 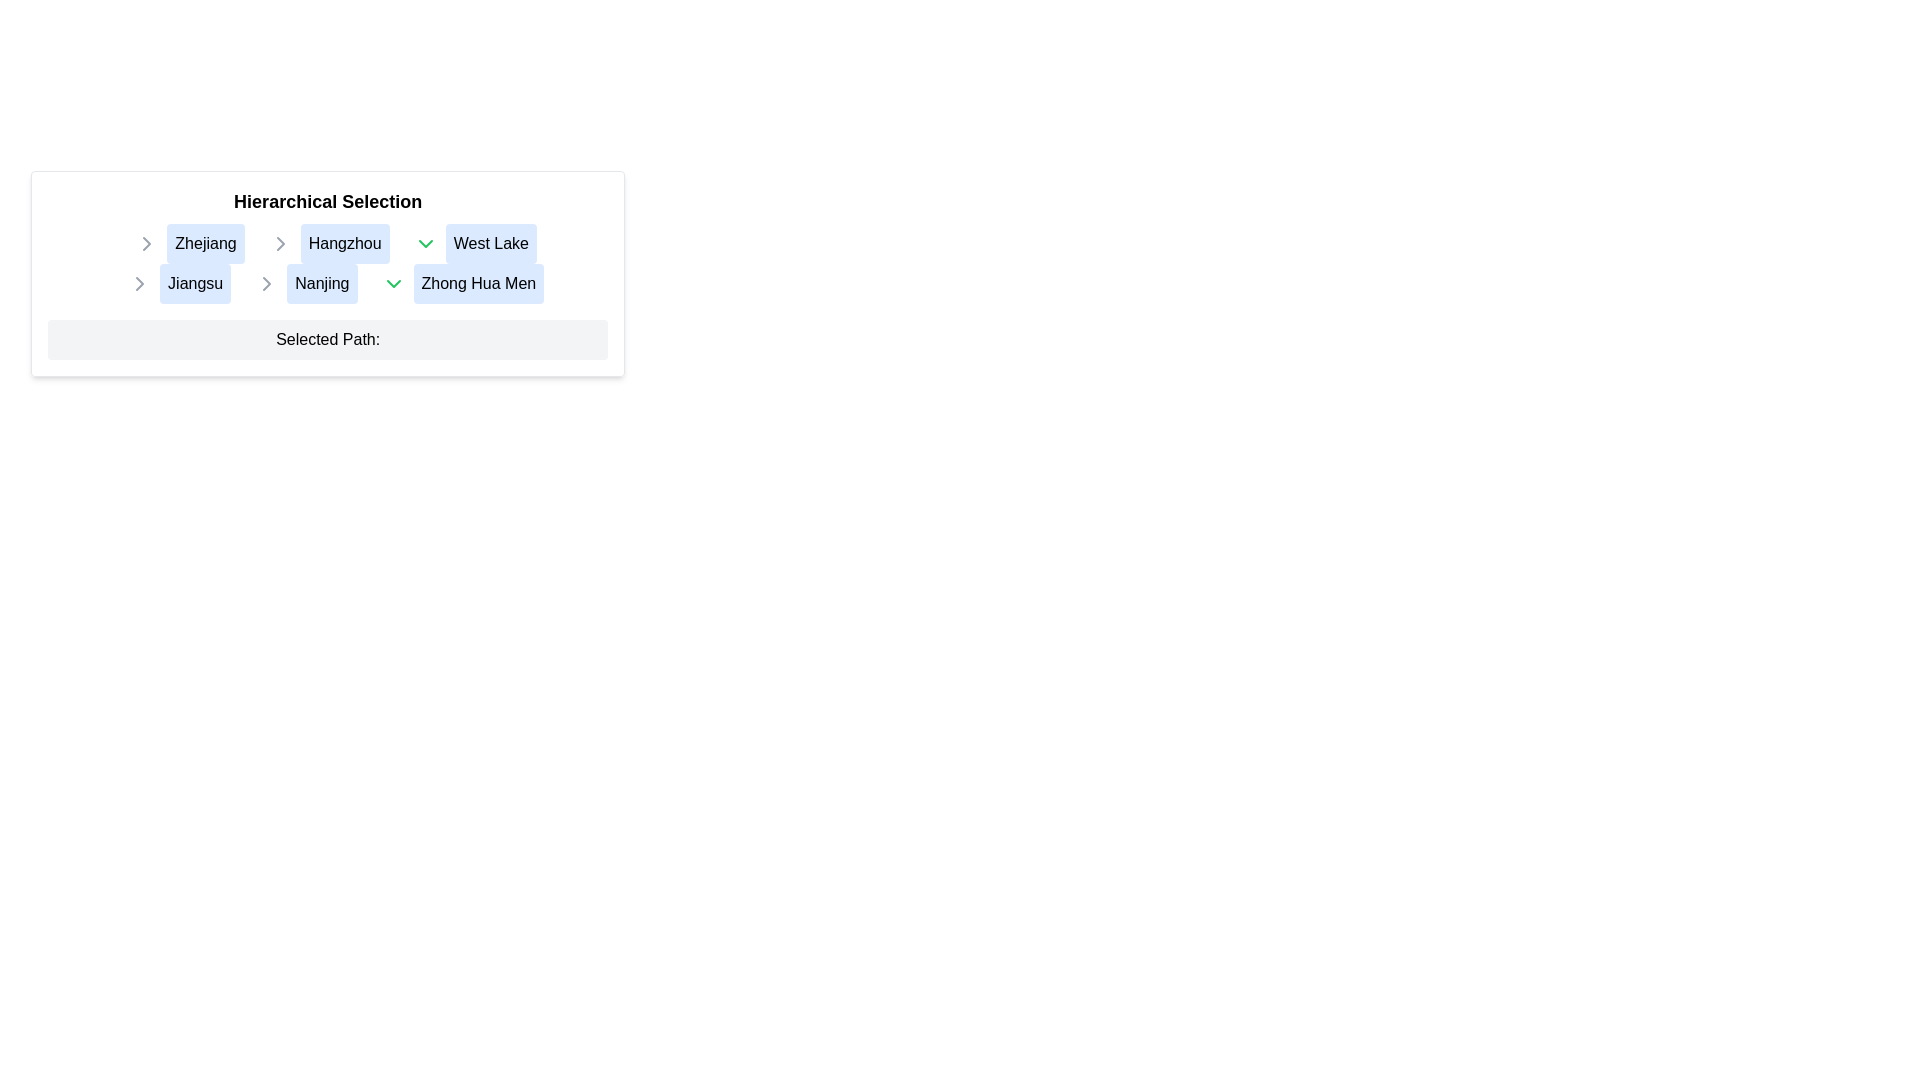 I want to click on the selectable item labeled 'Zhong Hua Men' with a light blue background and a green downward-pointing chevron icon, so click(x=453, y=284).